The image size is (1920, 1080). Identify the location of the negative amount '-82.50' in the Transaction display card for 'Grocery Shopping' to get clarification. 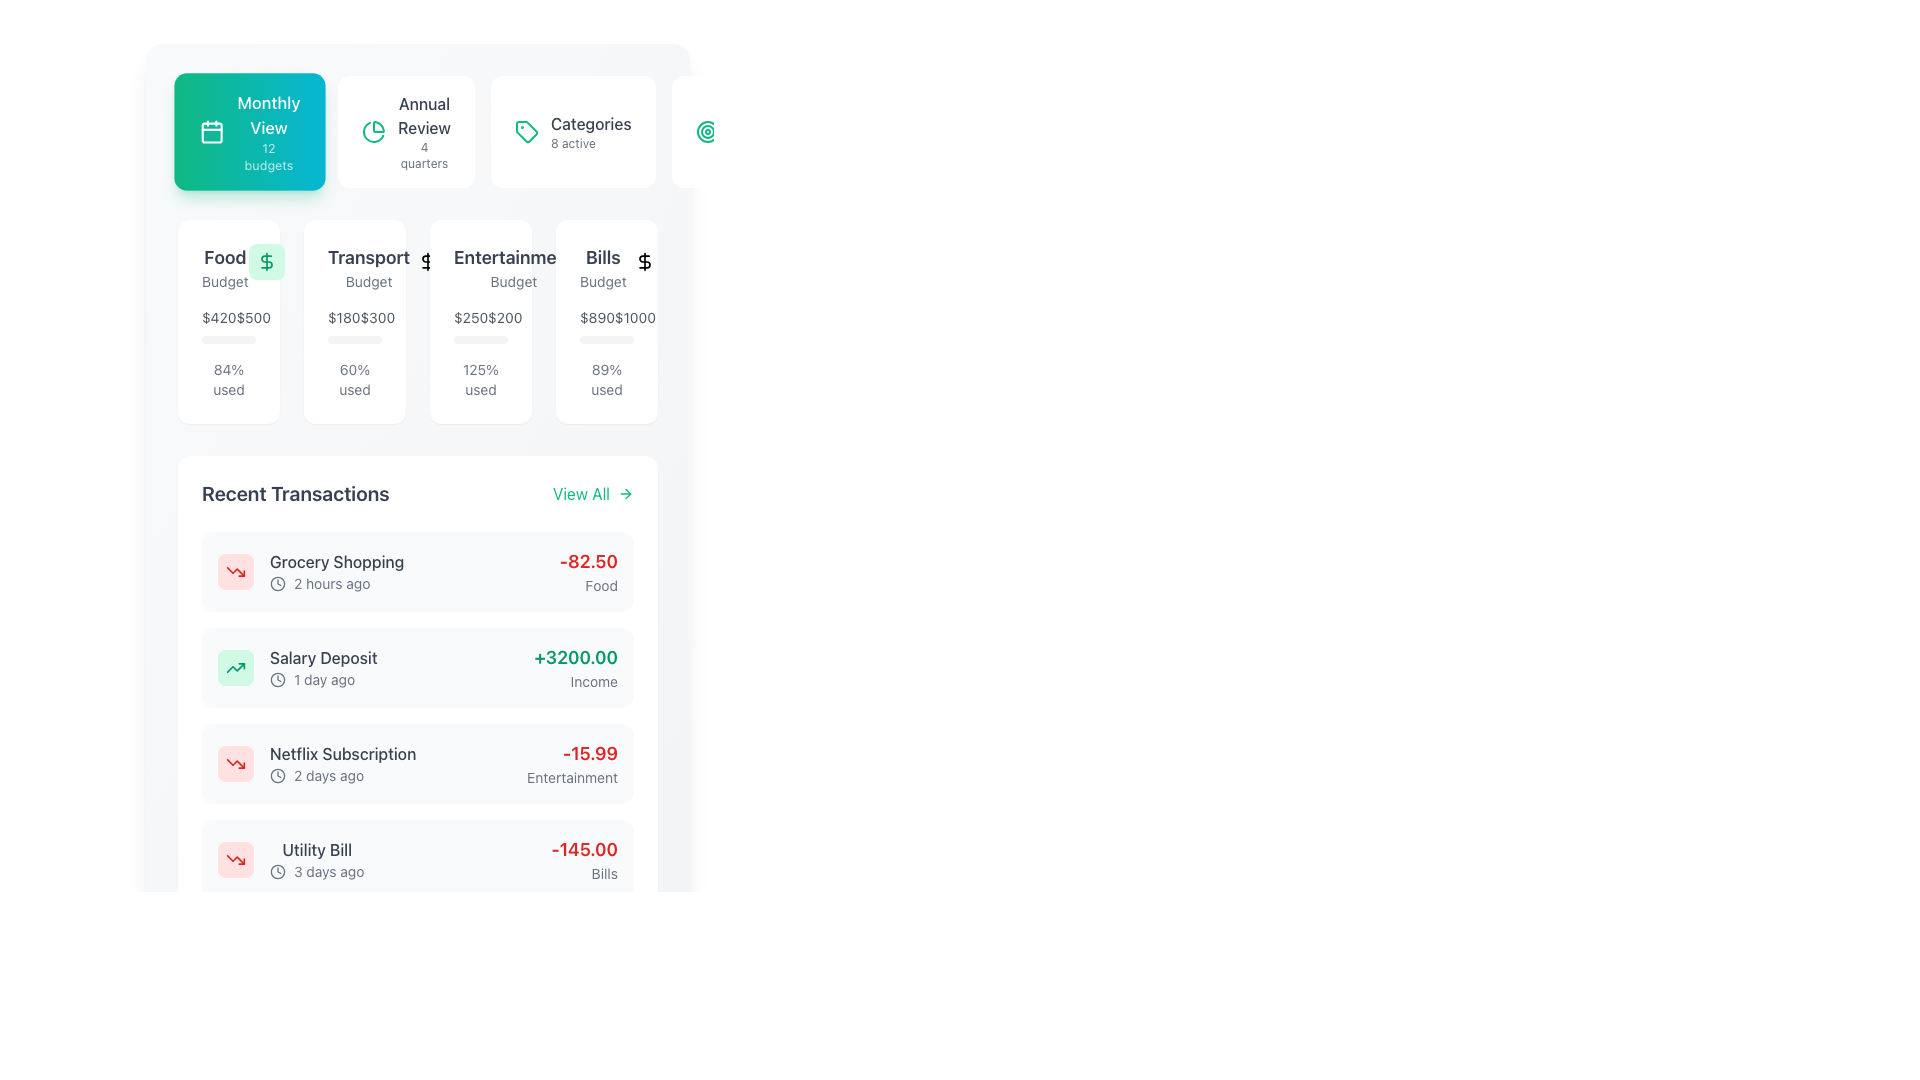
(416, 571).